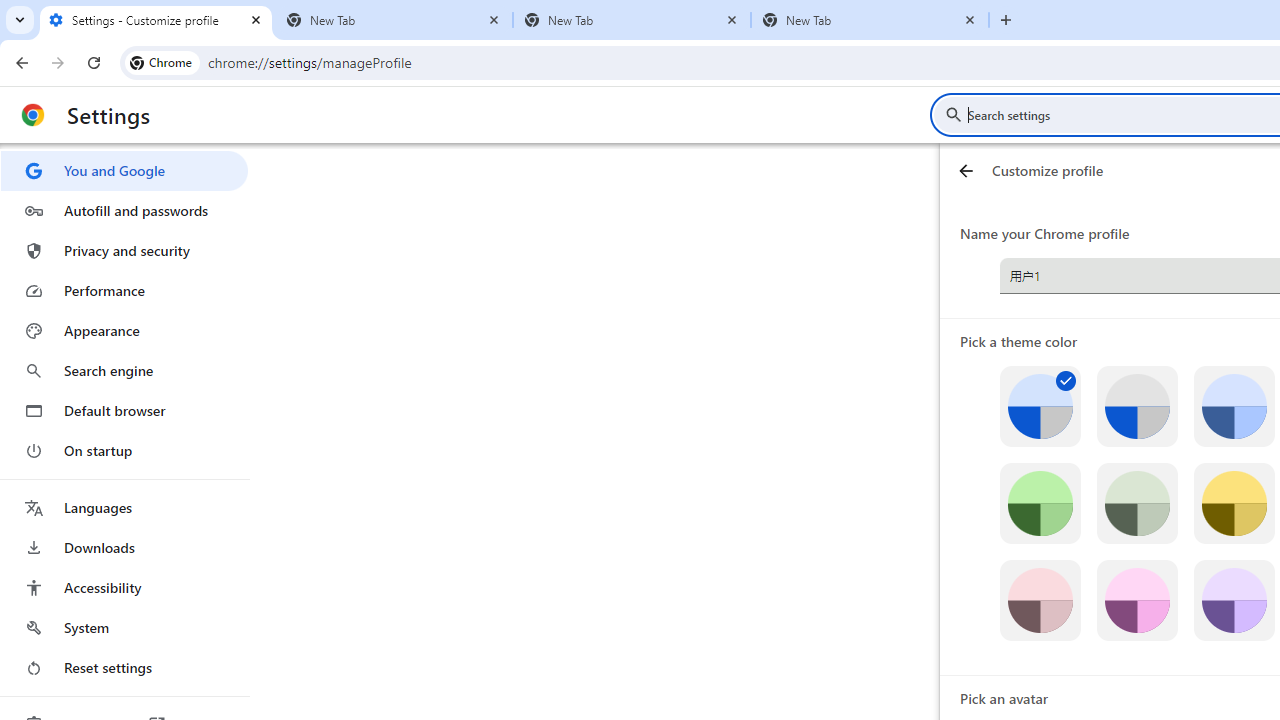 The width and height of the screenshot is (1280, 720). What do you see at coordinates (123, 668) in the screenshot?
I see `'Reset settings'` at bounding box center [123, 668].